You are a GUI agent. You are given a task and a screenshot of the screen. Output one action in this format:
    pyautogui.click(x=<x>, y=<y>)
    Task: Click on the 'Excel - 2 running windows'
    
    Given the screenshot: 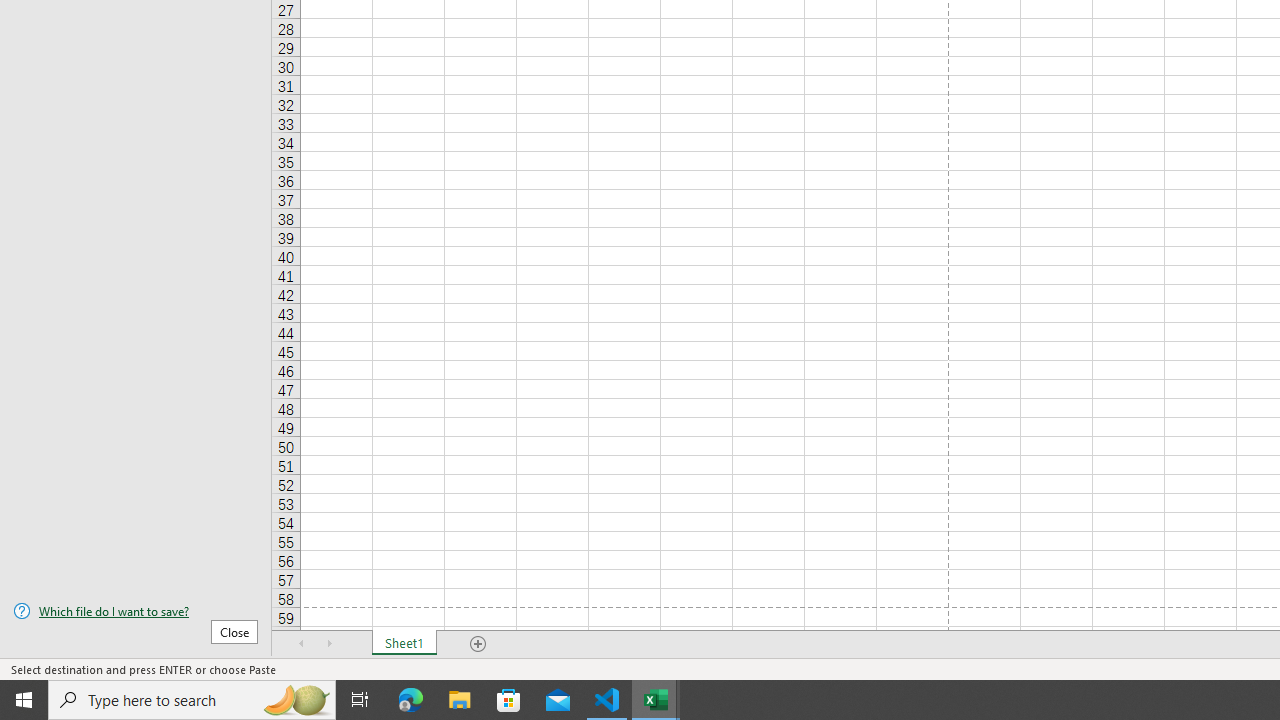 What is the action you would take?
    pyautogui.click(x=656, y=698)
    